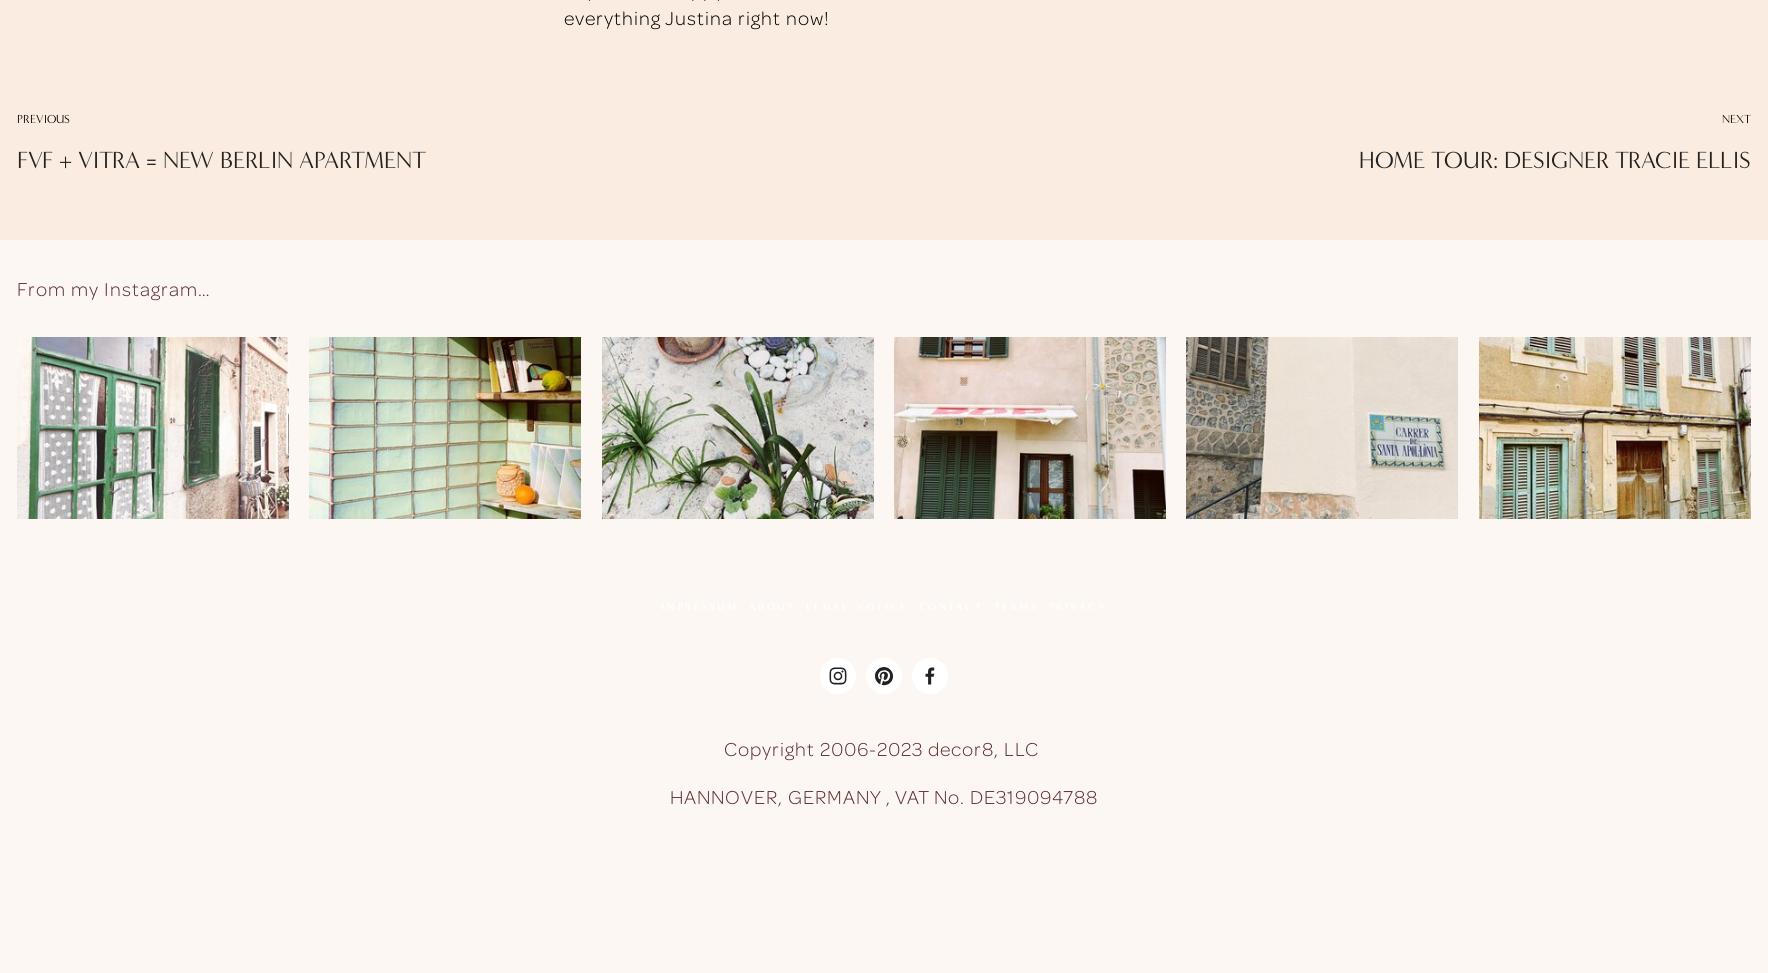  Describe the element at coordinates (771, 605) in the screenshot. I see `'About'` at that location.